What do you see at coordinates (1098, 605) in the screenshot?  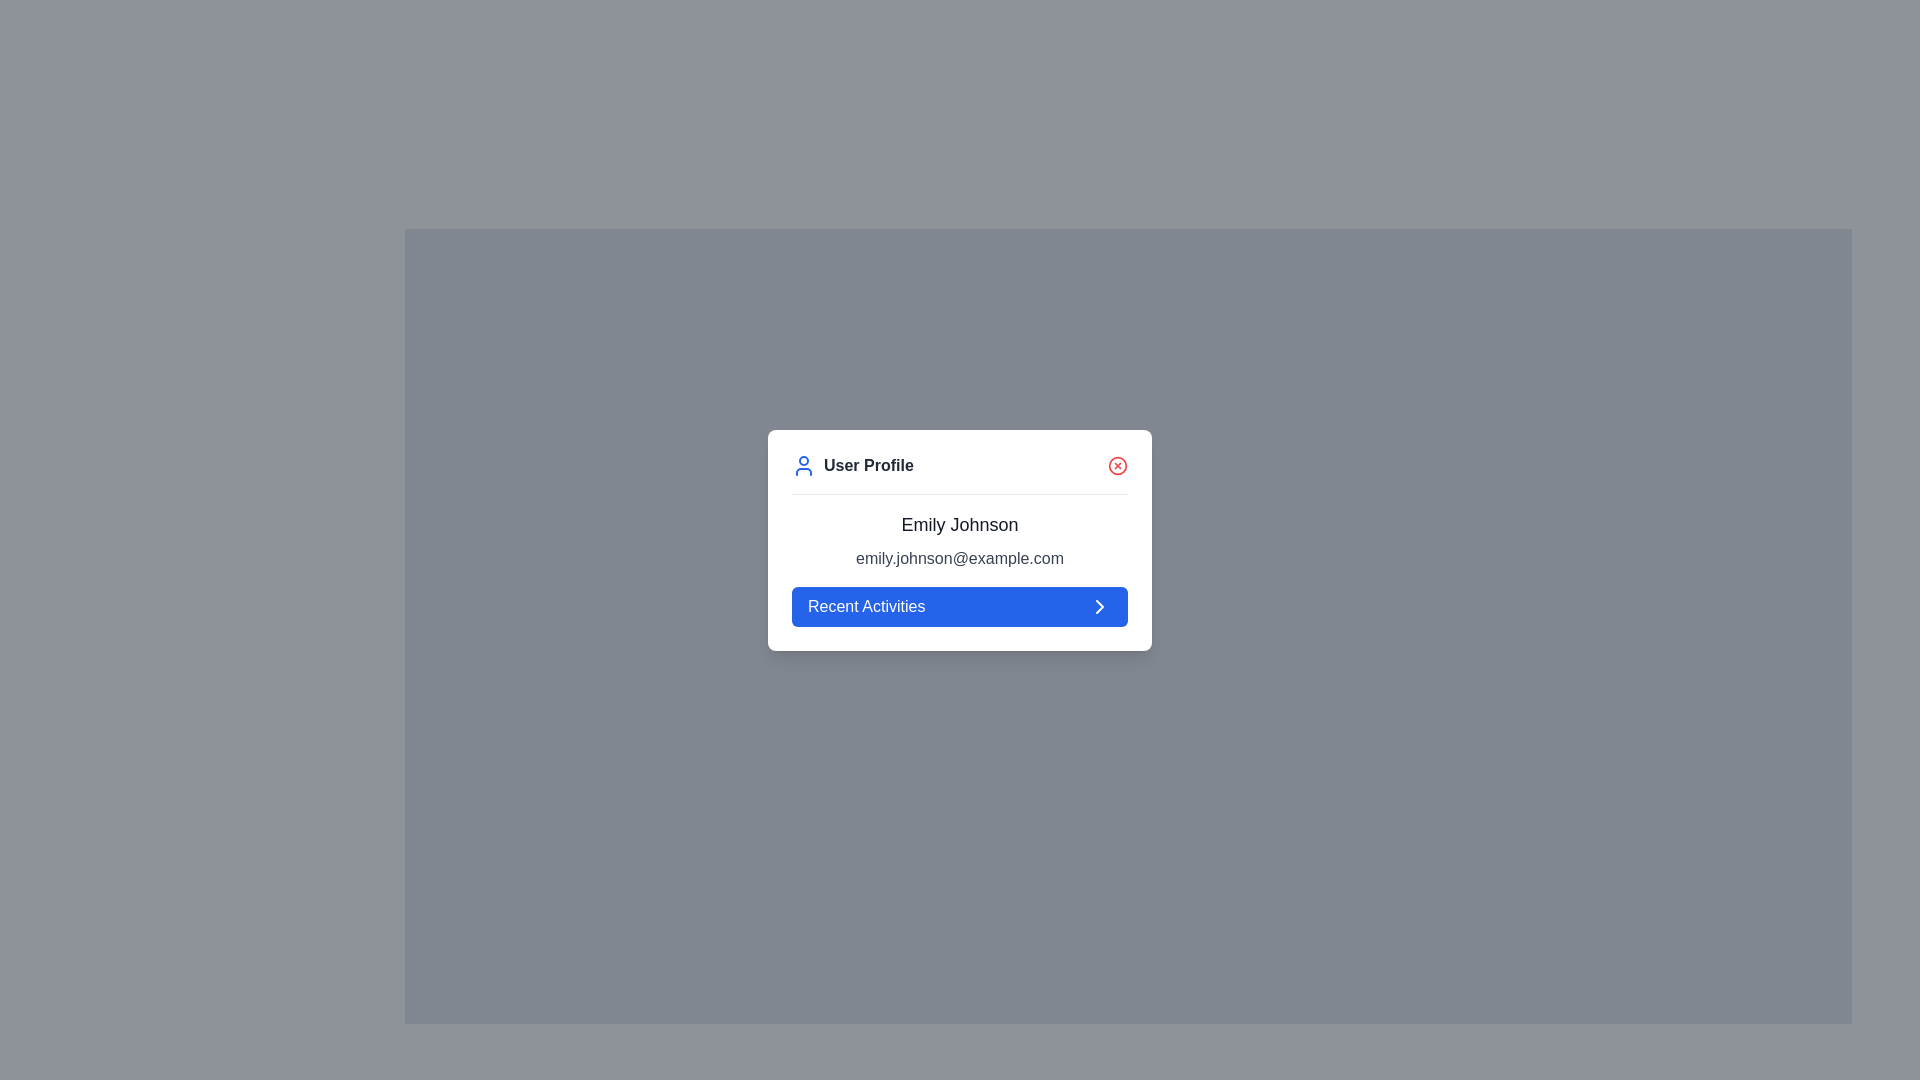 I see `the rightward-pointing arrowhead icon inside the button-like component in the 'Recent Activities' section` at bounding box center [1098, 605].